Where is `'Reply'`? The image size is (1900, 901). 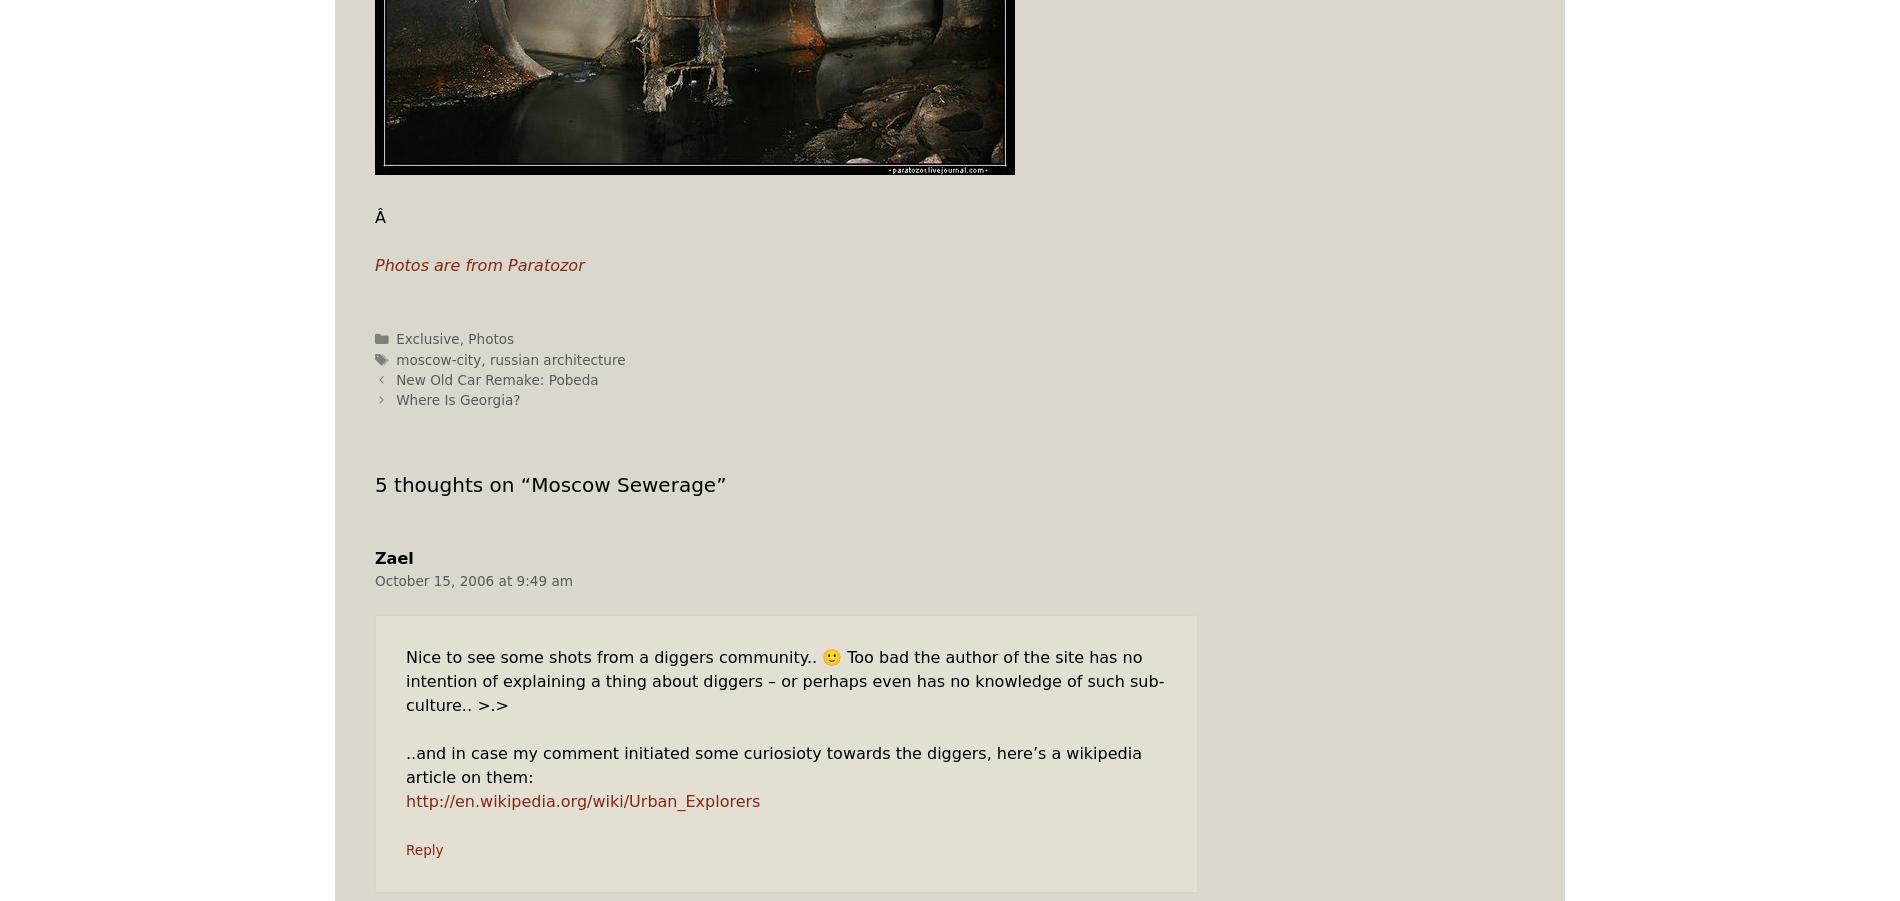
'Reply' is located at coordinates (405, 850).